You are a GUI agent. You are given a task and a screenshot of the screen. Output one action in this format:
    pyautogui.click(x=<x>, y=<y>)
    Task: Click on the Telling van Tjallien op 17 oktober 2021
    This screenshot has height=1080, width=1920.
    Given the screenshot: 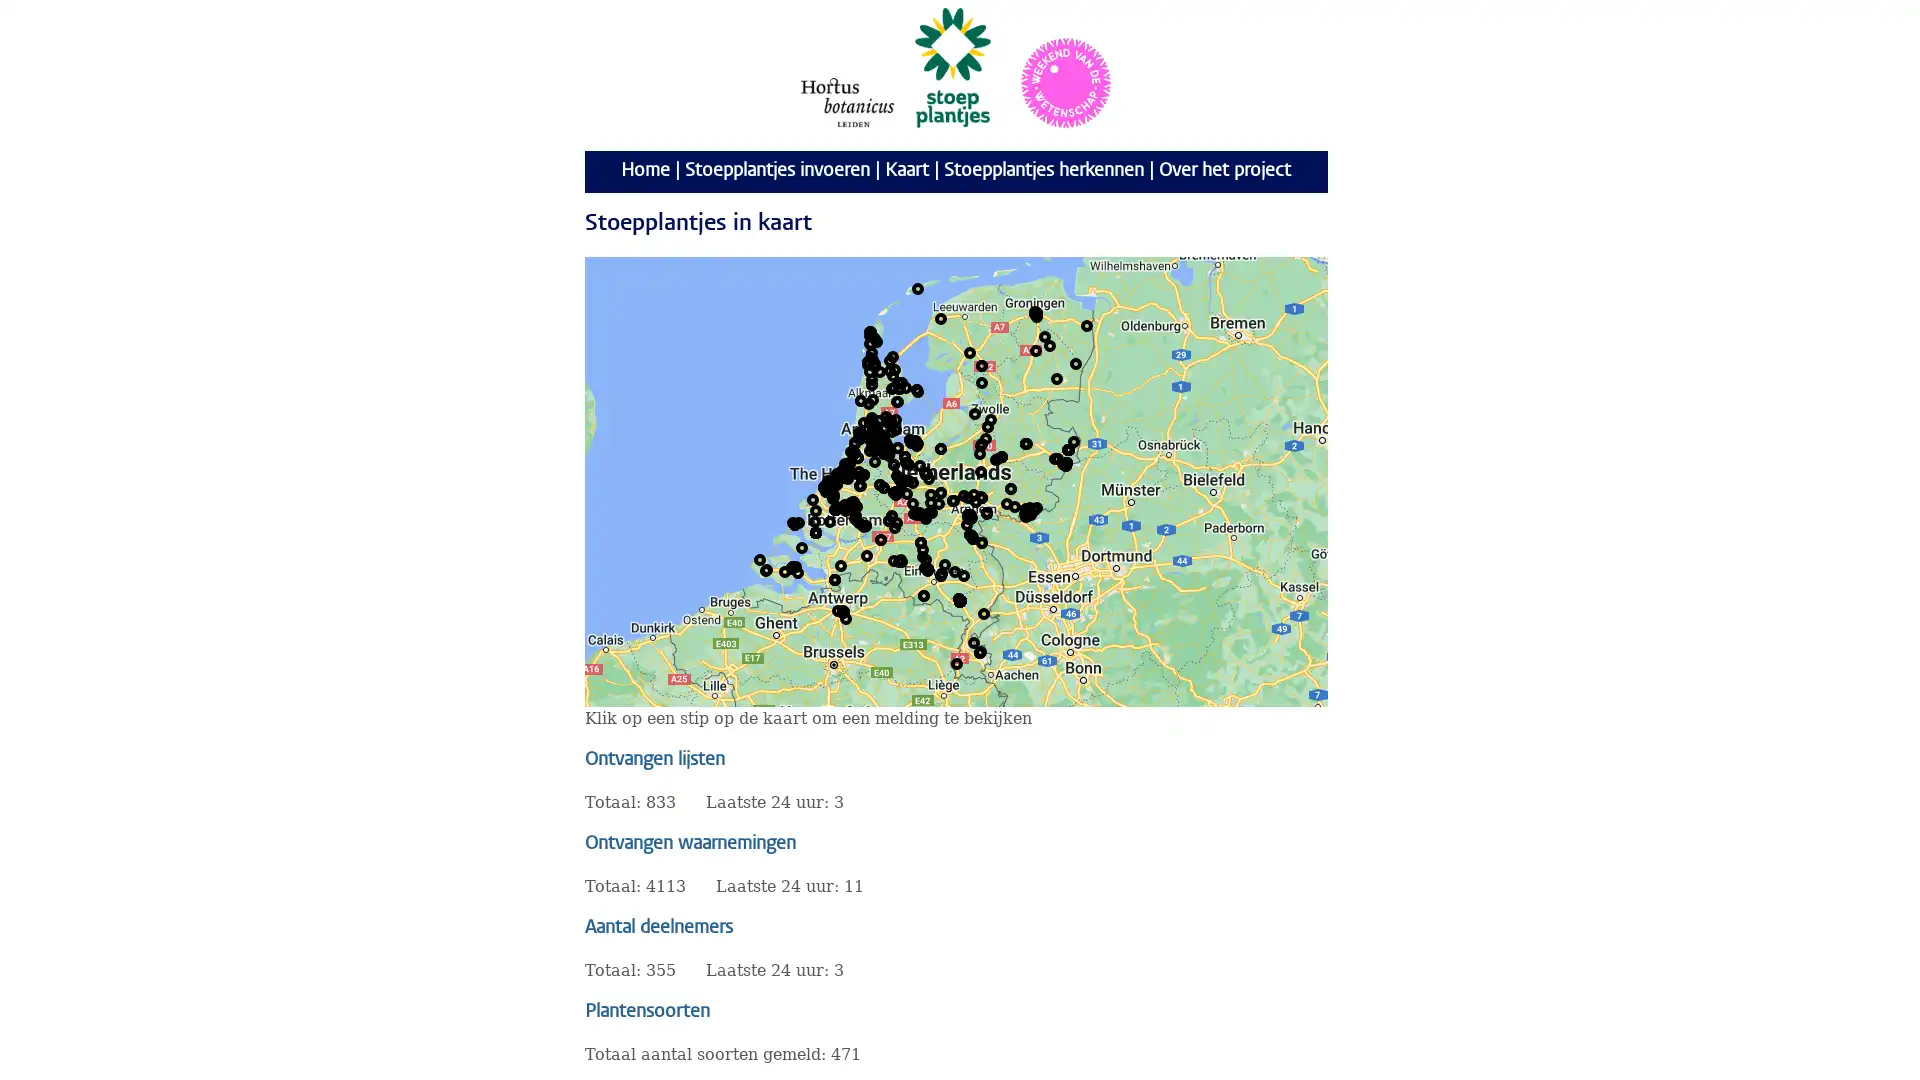 What is the action you would take?
    pyautogui.click(x=982, y=381)
    